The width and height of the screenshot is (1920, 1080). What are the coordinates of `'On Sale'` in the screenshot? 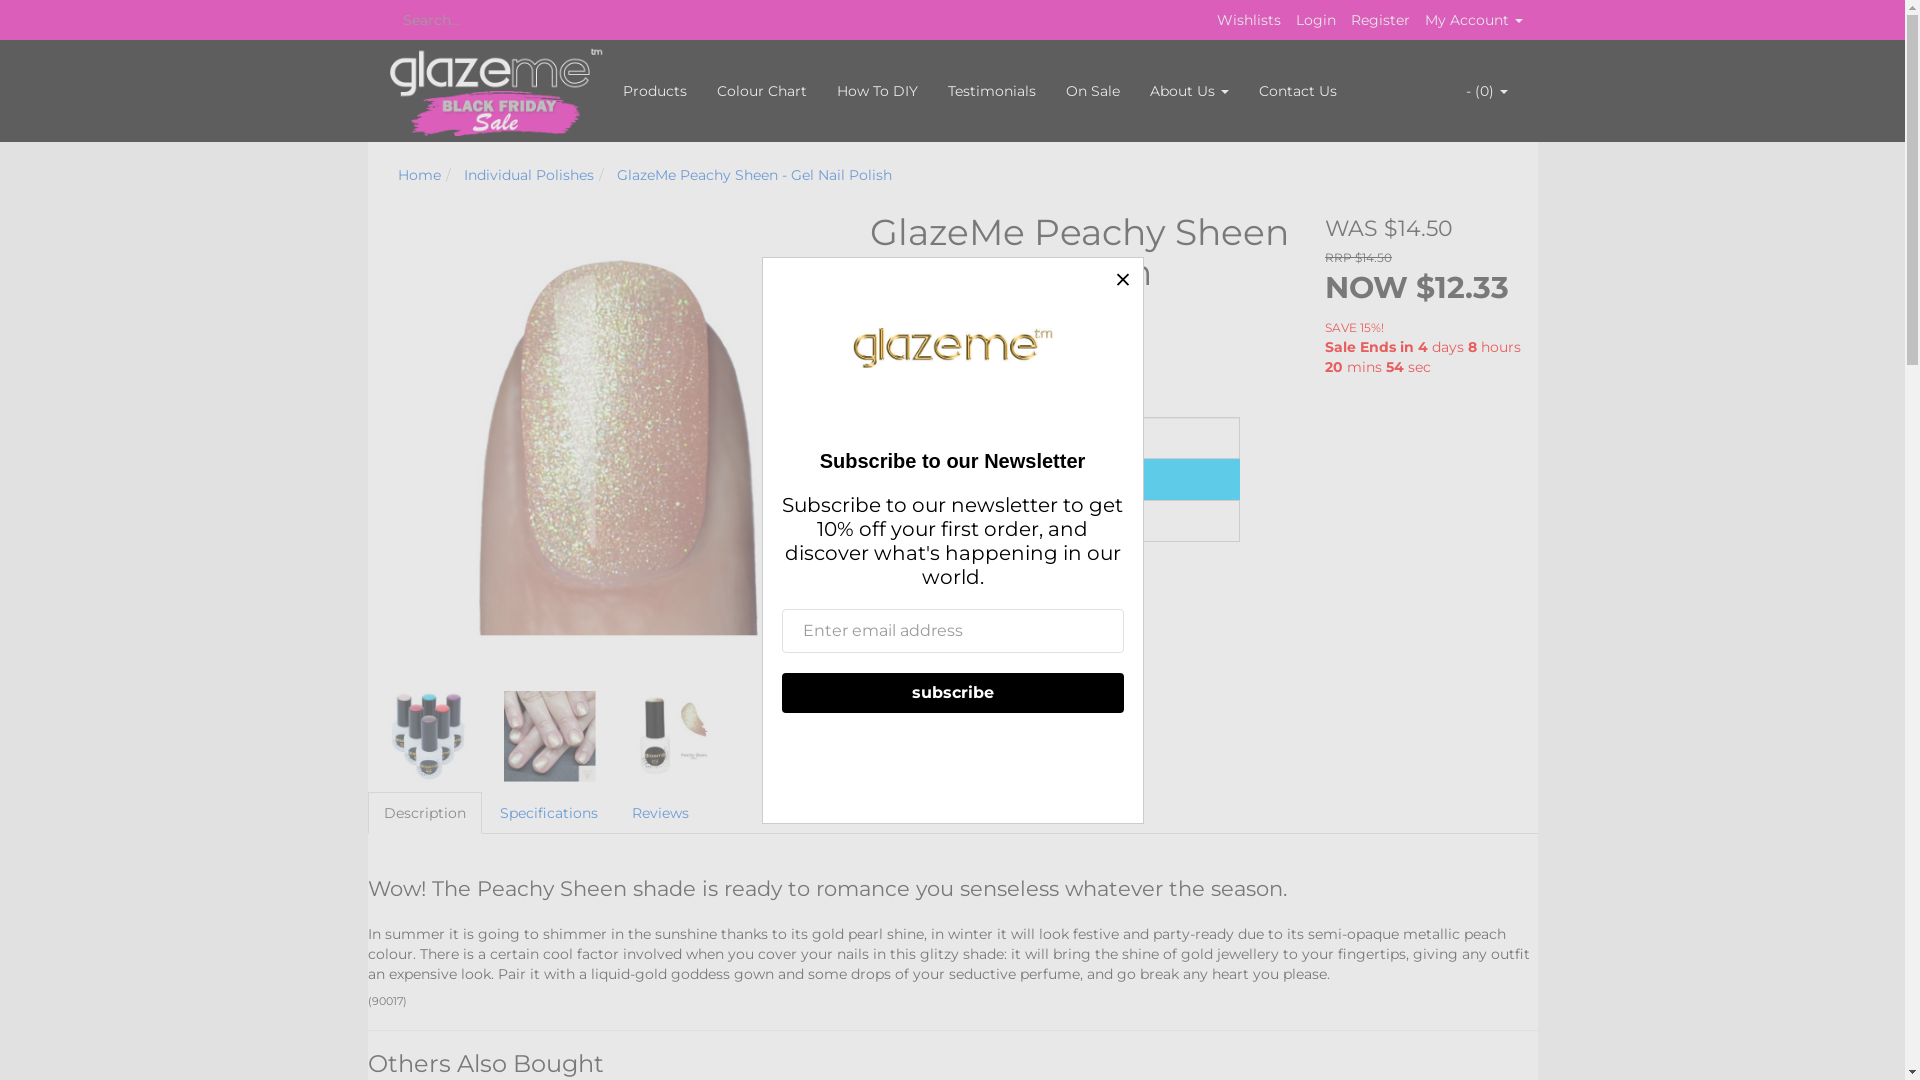 It's located at (1090, 91).